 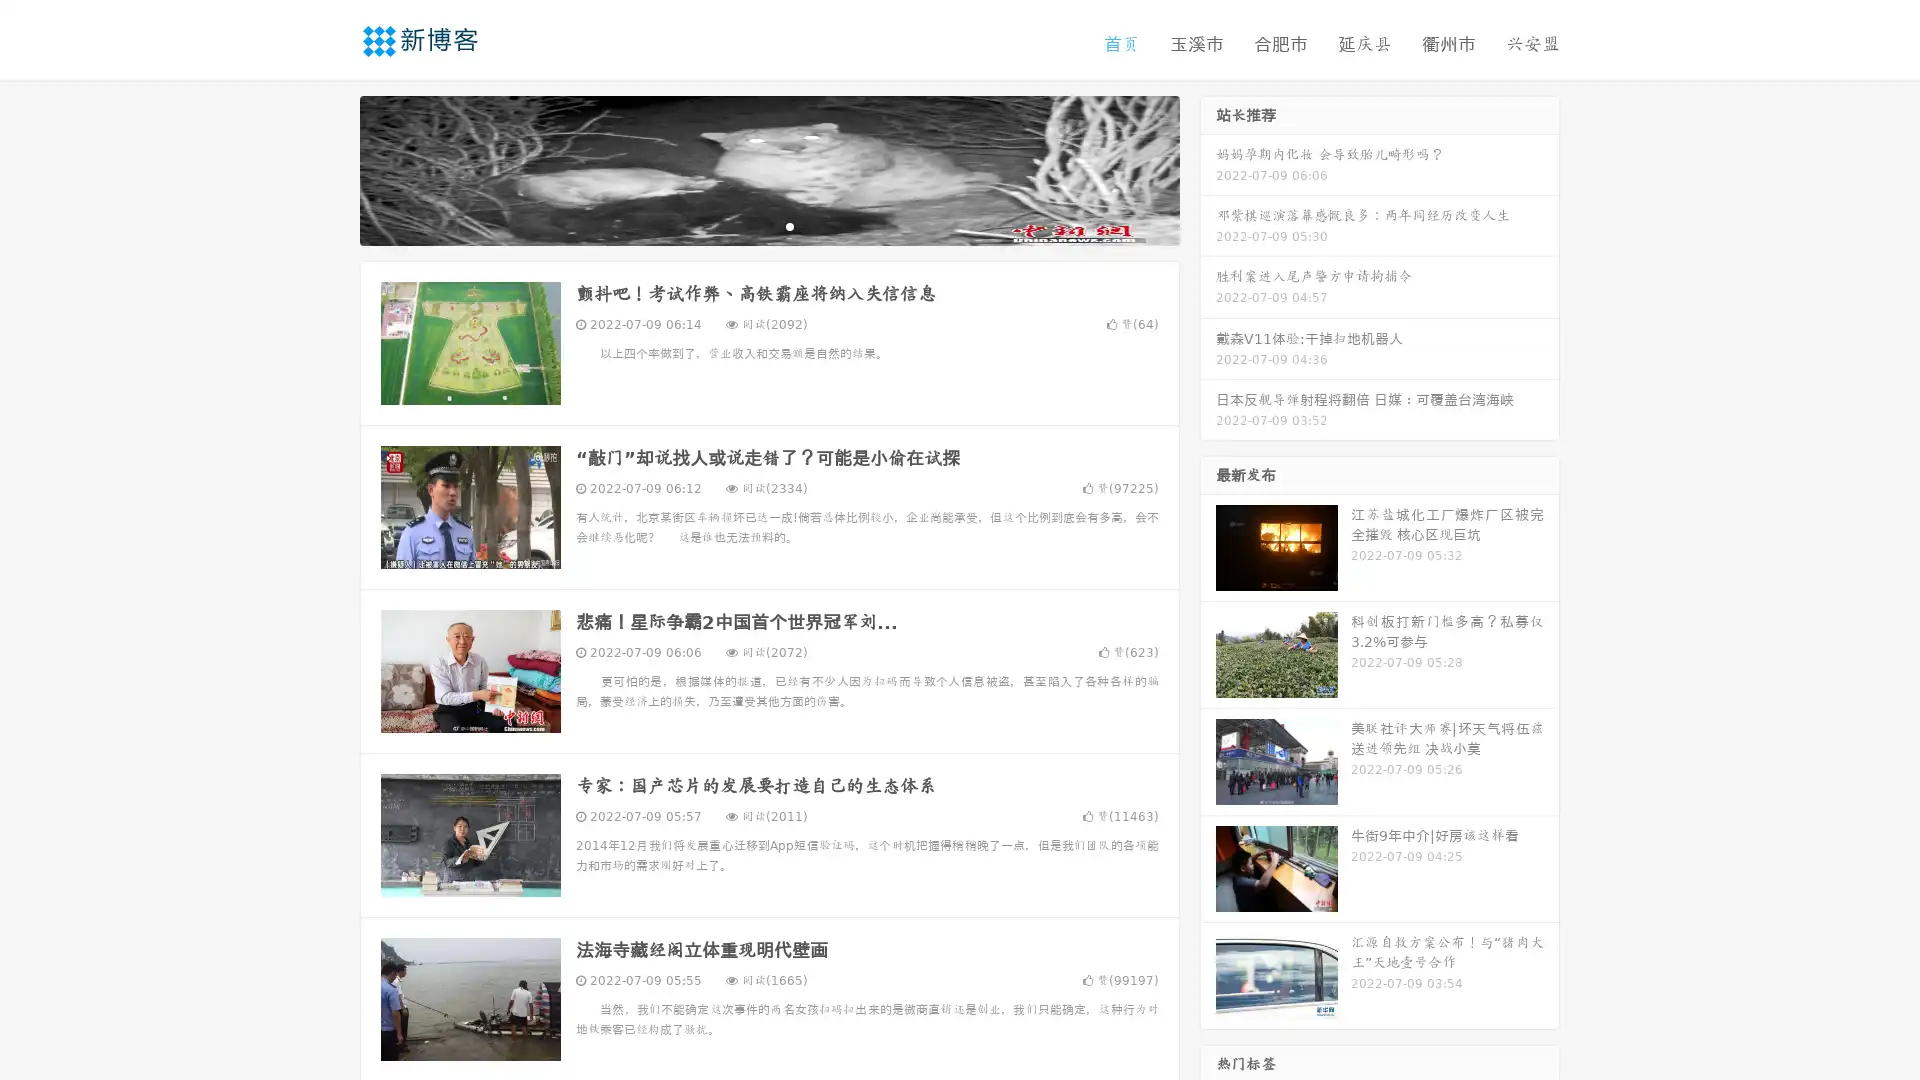 I want to click on Go to slide 3, so click(x=789, y=225).